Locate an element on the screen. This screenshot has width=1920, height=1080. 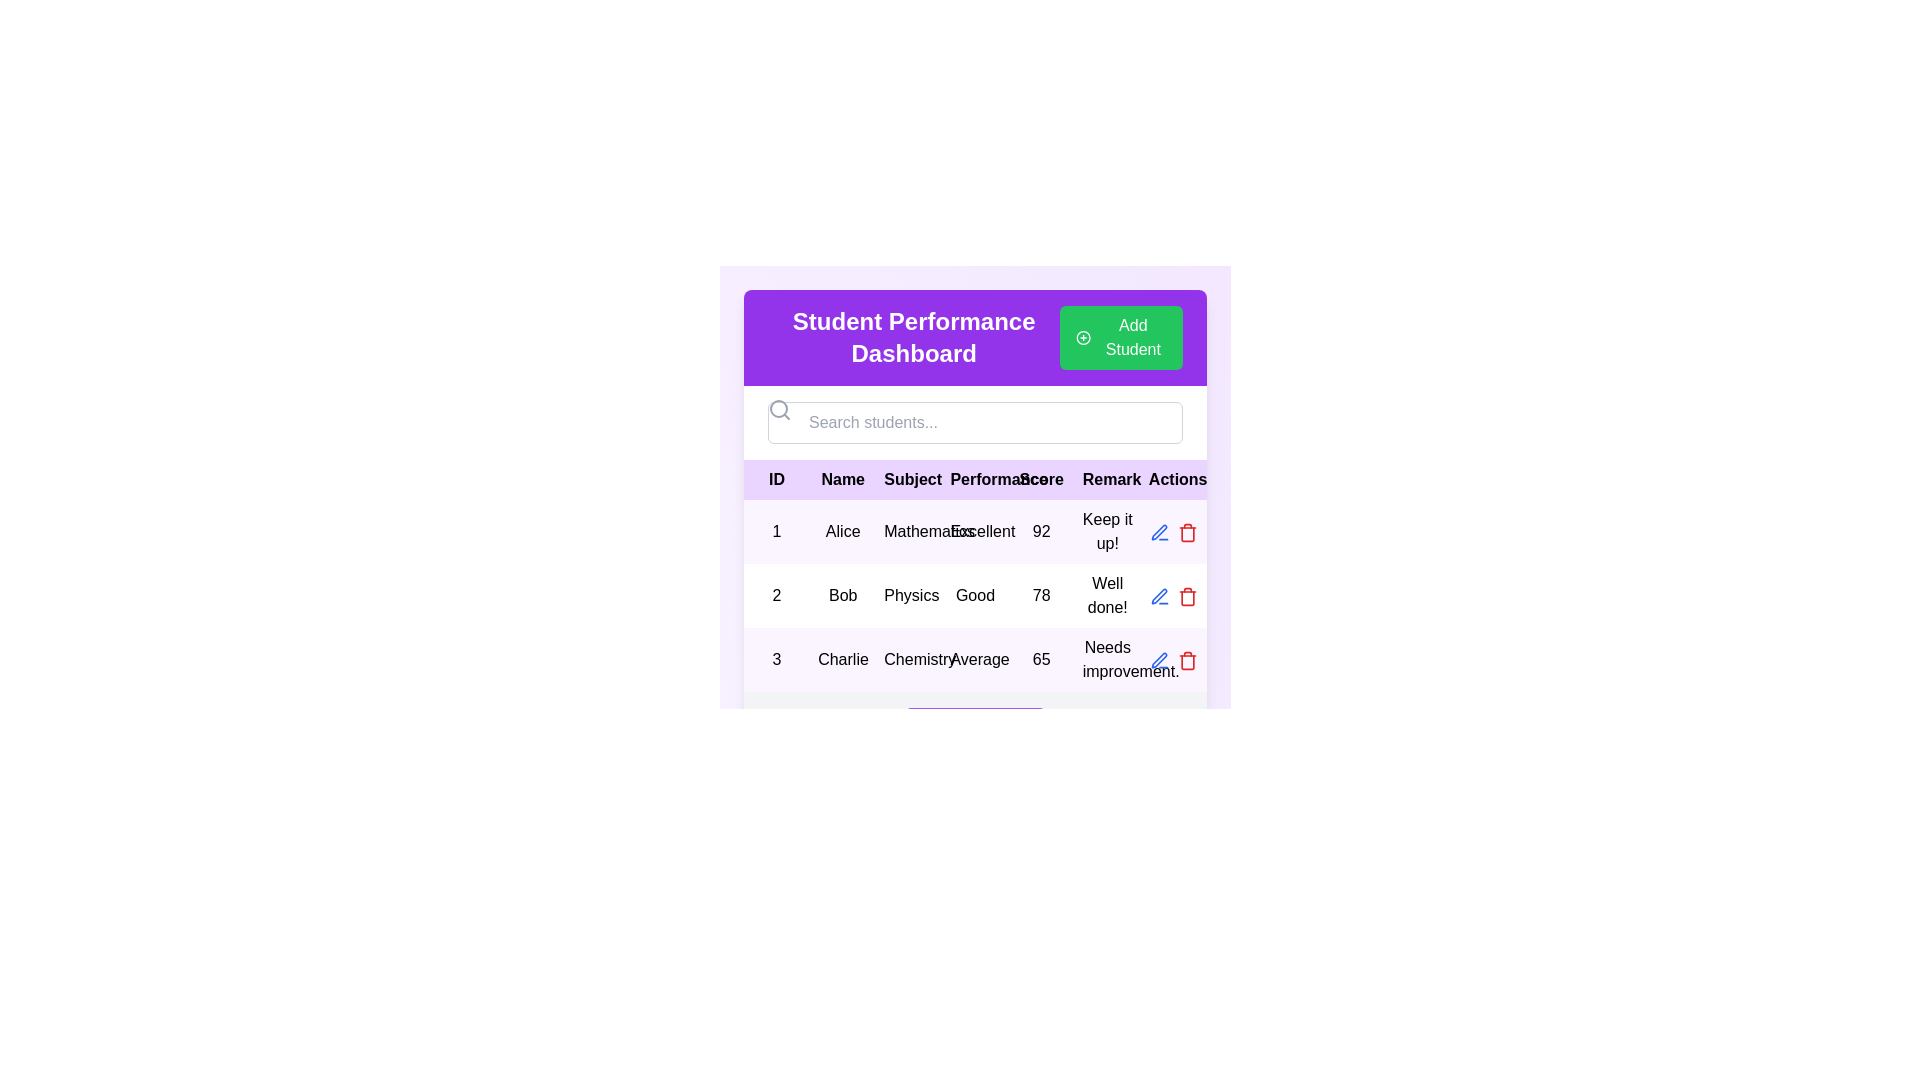
the button located in the top-right corner of the 'Student Performance Dashboard' is located at coordinates (1121, 337).